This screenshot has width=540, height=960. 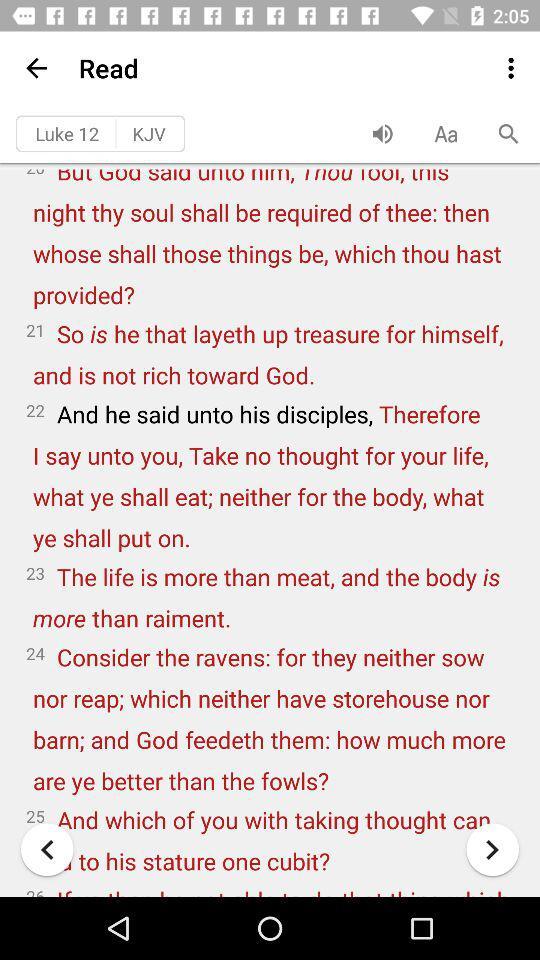 What do you see at coordinates (382, 132) in the screenshot?
I see `the volume icon` at bounding box center [382, 132].